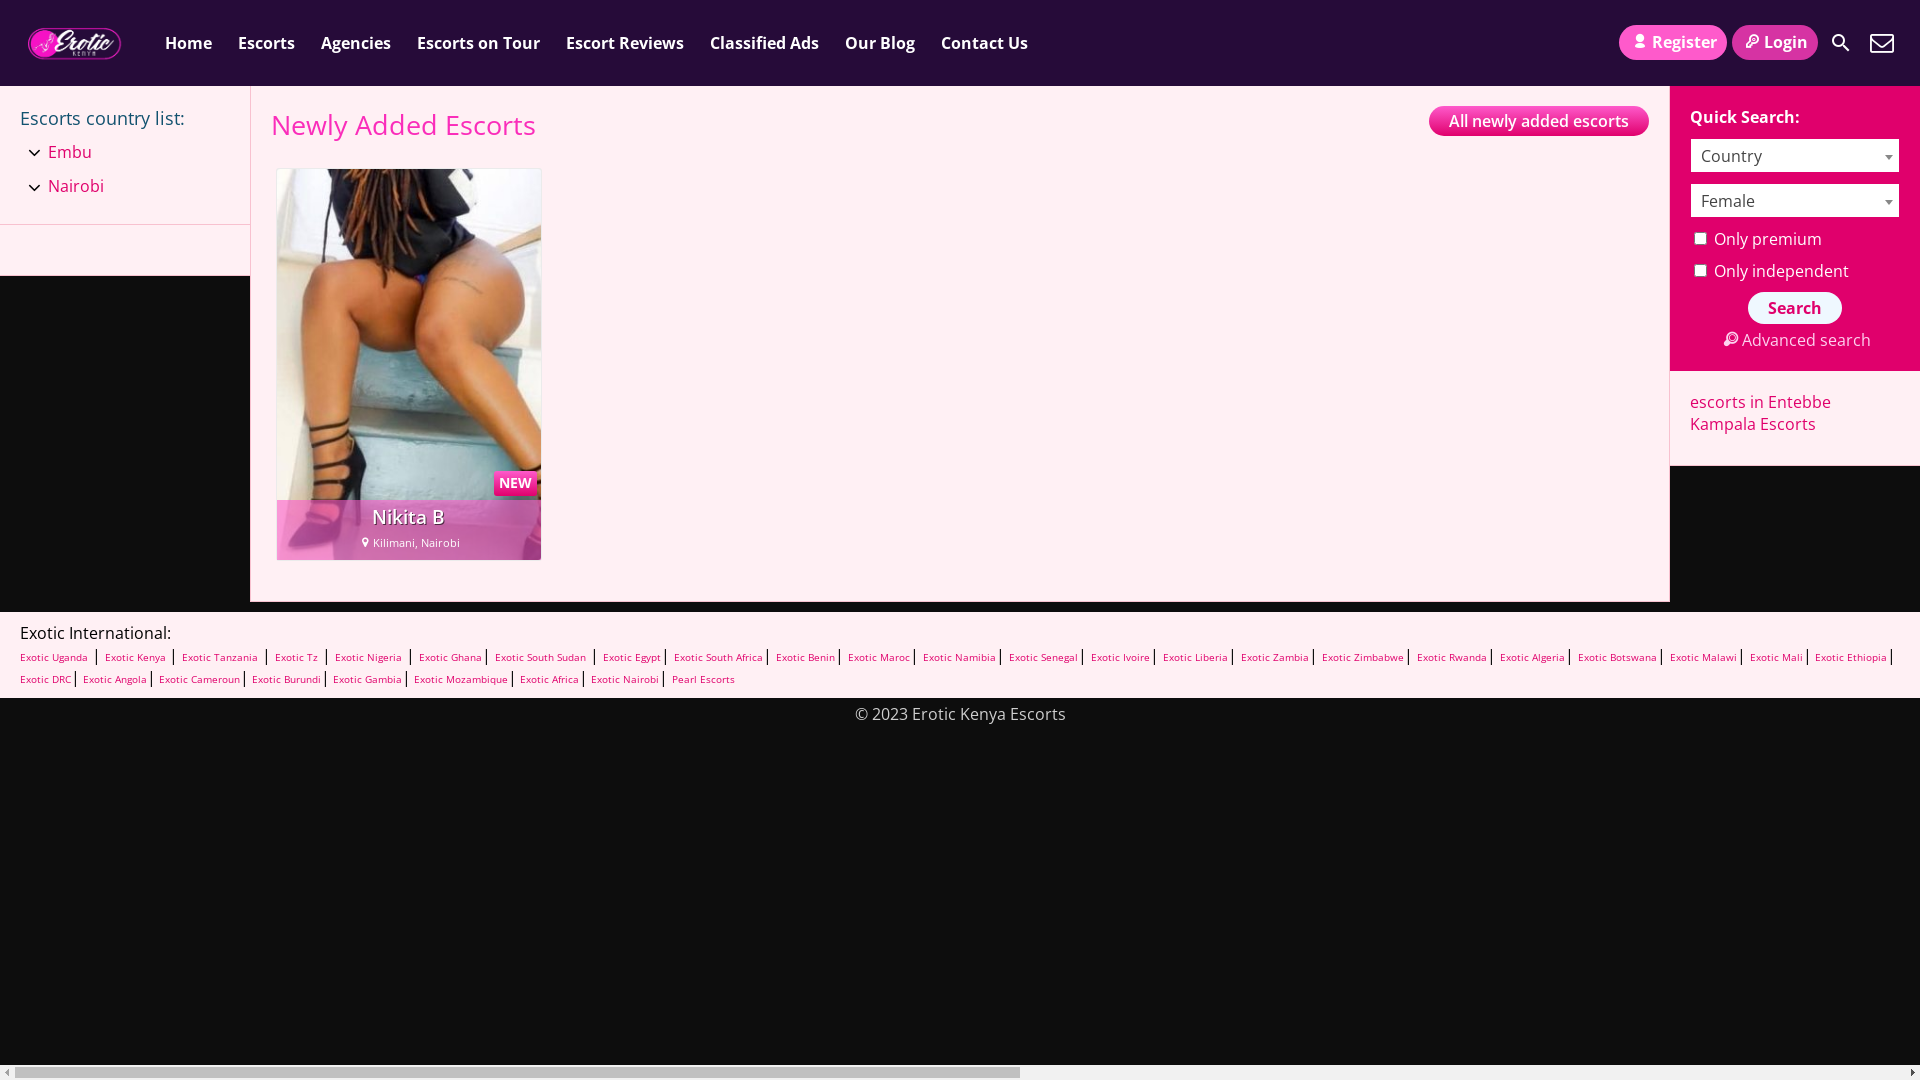  What do you see at coordinates (1746, 308) in the screenshot?
I see `'Search'` at bounding box center [1746, 308].